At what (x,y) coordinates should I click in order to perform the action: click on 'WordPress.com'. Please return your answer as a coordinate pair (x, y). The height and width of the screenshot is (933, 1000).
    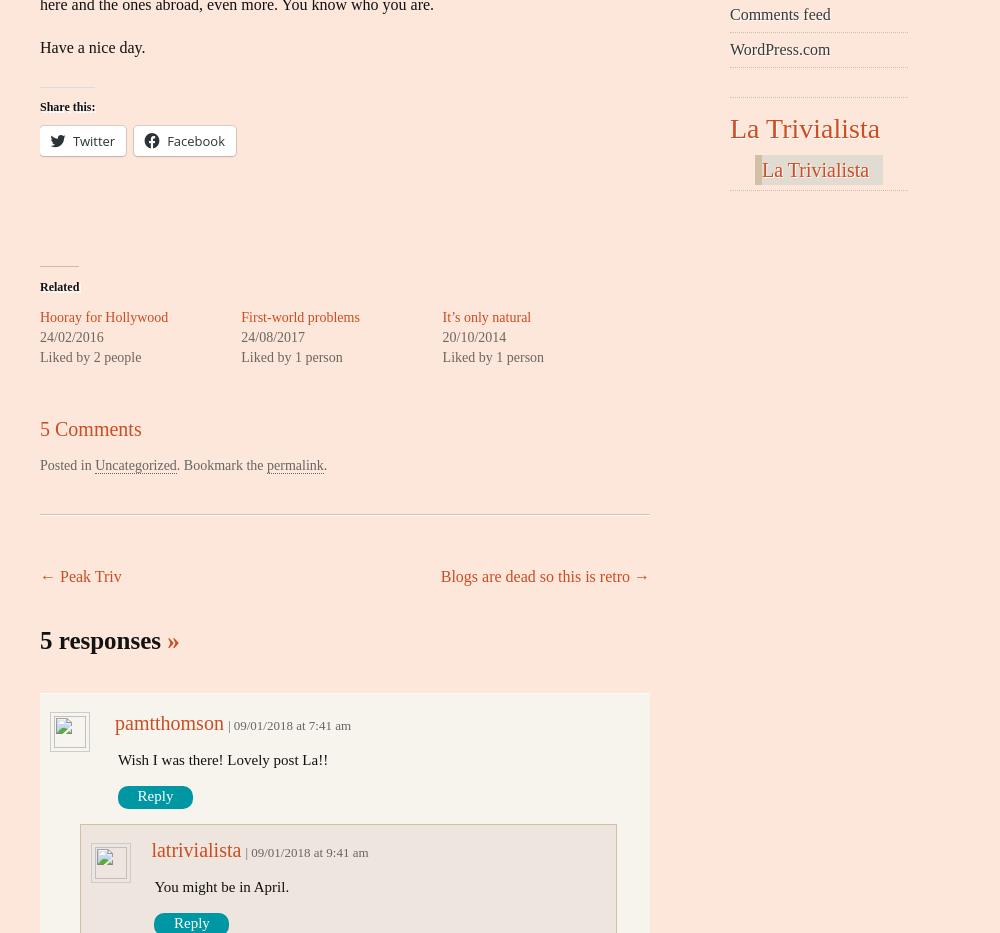
    Looking at the image, I should click on (780, 47).